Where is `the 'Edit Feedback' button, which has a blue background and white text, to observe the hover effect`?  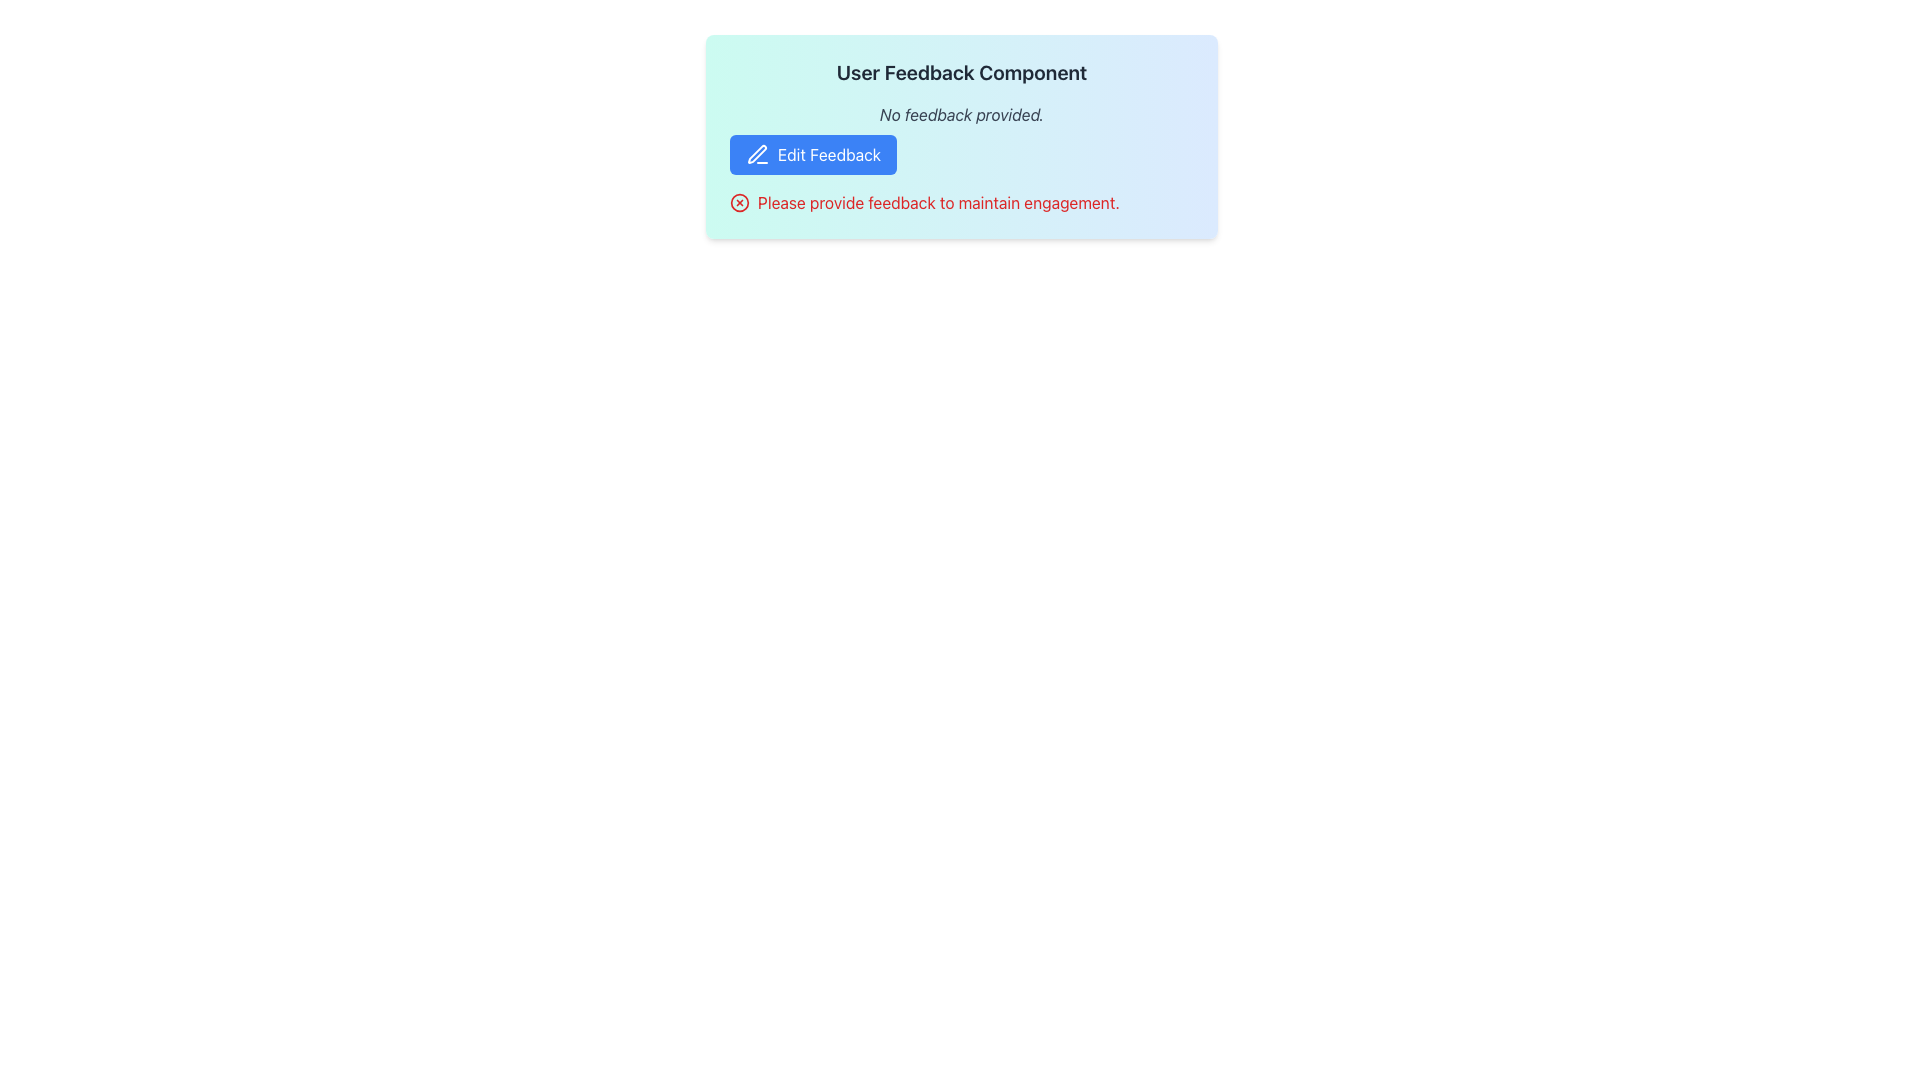
the 'Edit Feedback' button, which has a blue background and white text, to observe the hover effect is located at coordinates (813, 153).